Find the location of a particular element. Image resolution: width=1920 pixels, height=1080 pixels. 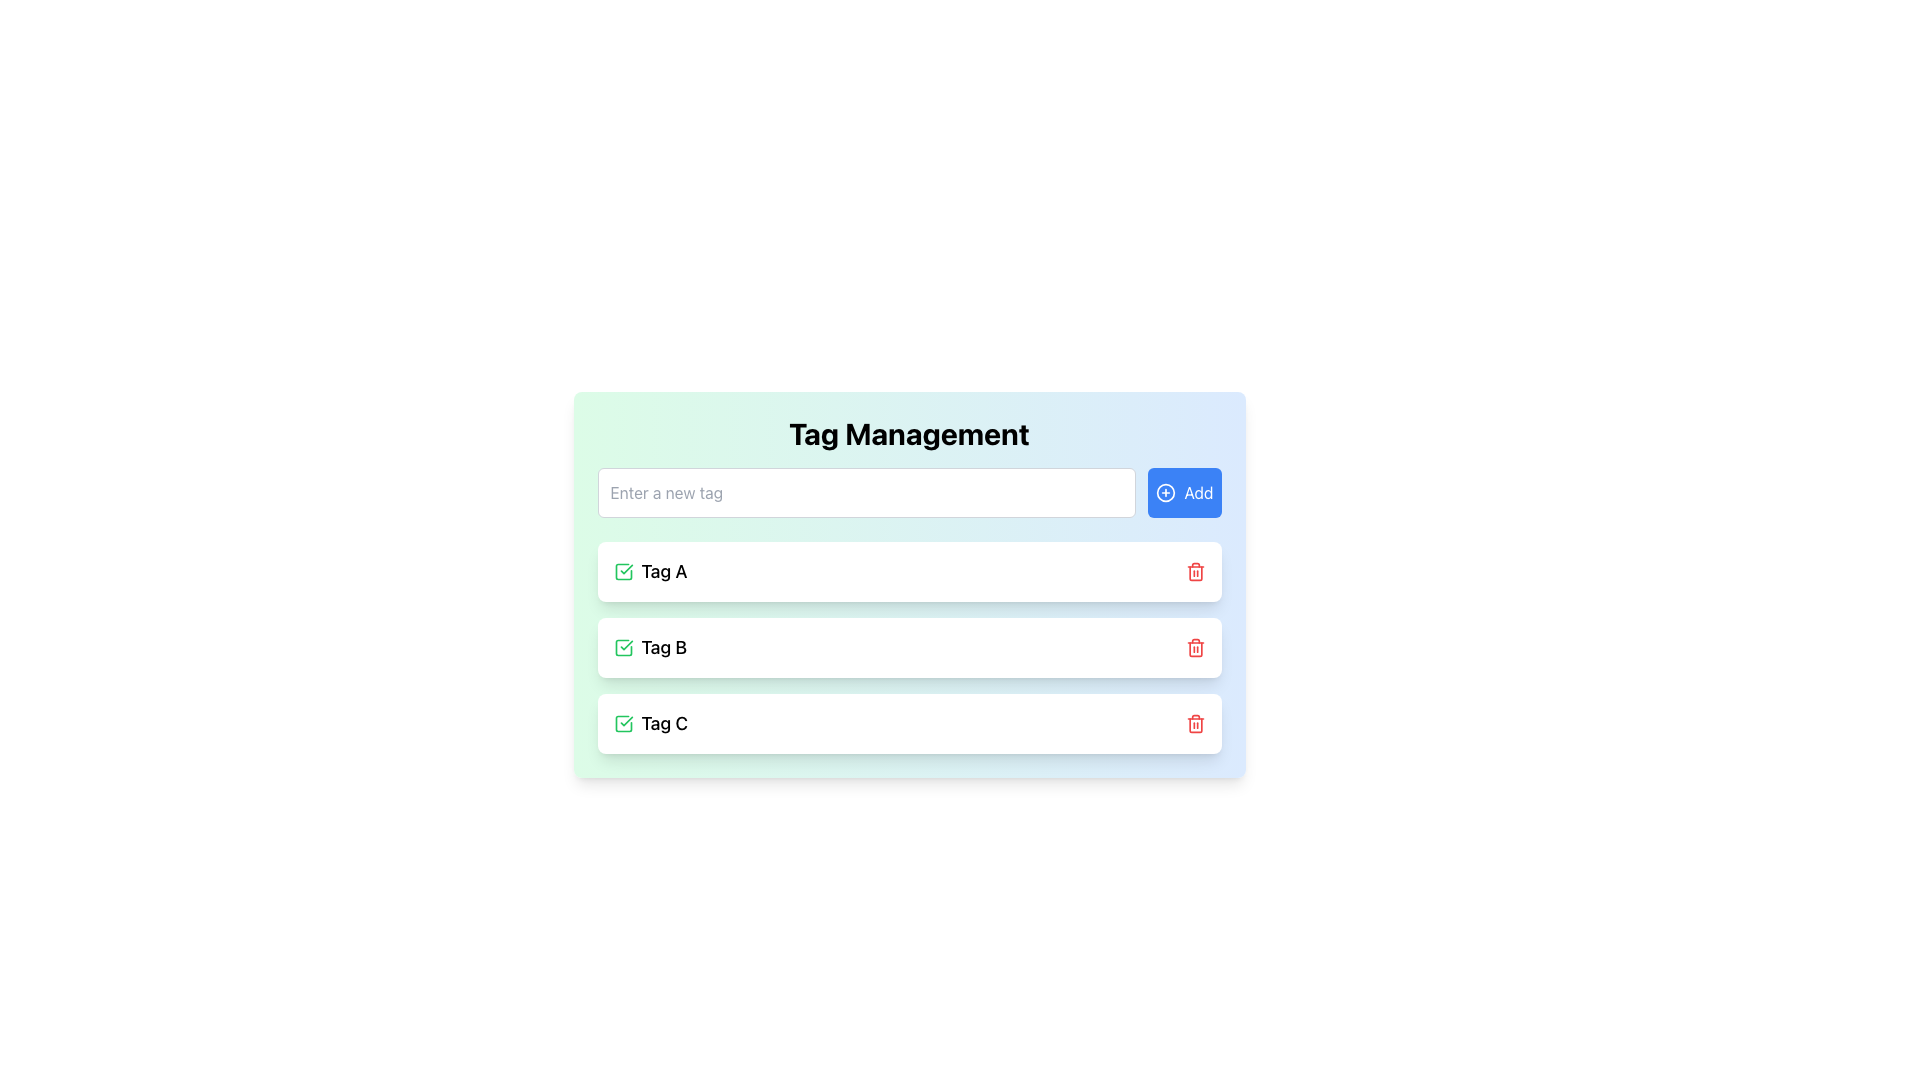

the text label displaying 'Tag C', which is styled in bold and medium size, located in the bottom row of the 'Tag Management' list, next to a green checkmark icon is located at coordinates (664, 724).